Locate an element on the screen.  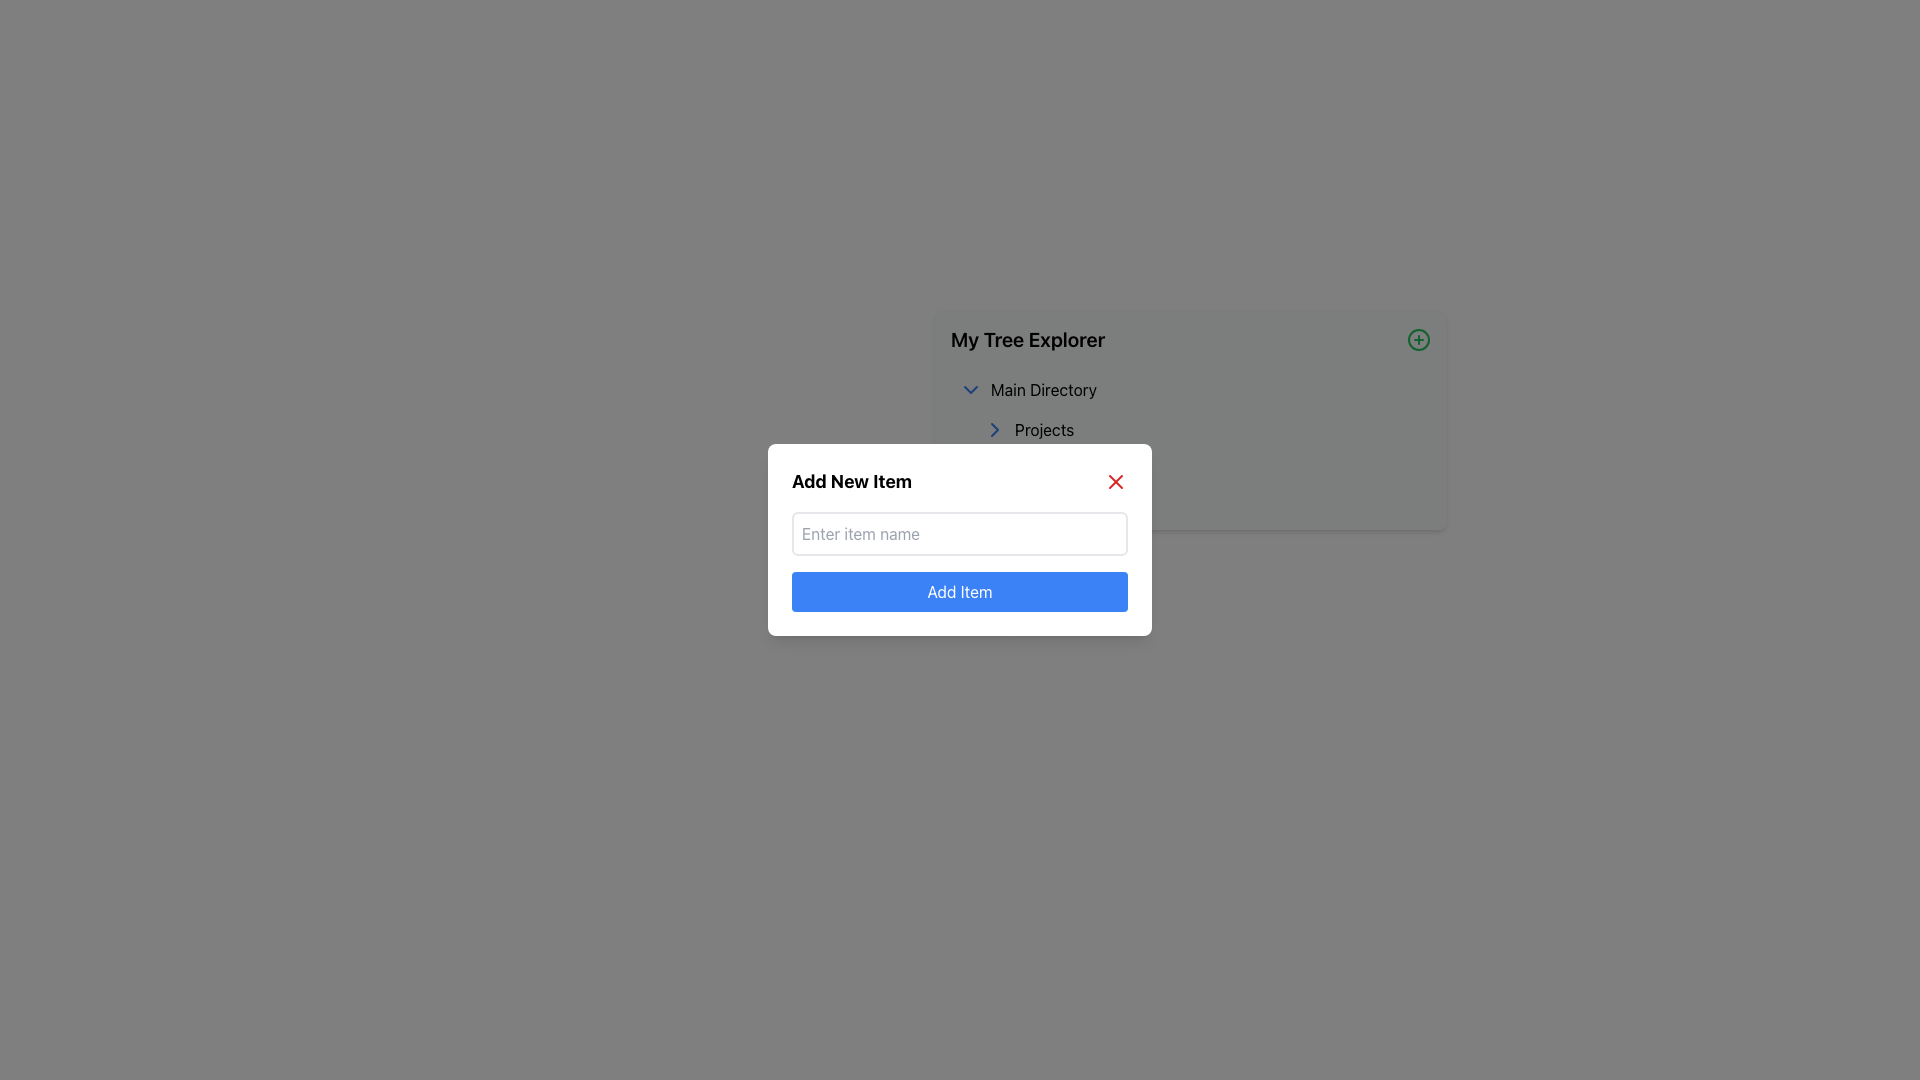
the red diagonal cross icon in the top-right corner of the 'Add New Item' popup modal is located at coordinates (1115, 482).